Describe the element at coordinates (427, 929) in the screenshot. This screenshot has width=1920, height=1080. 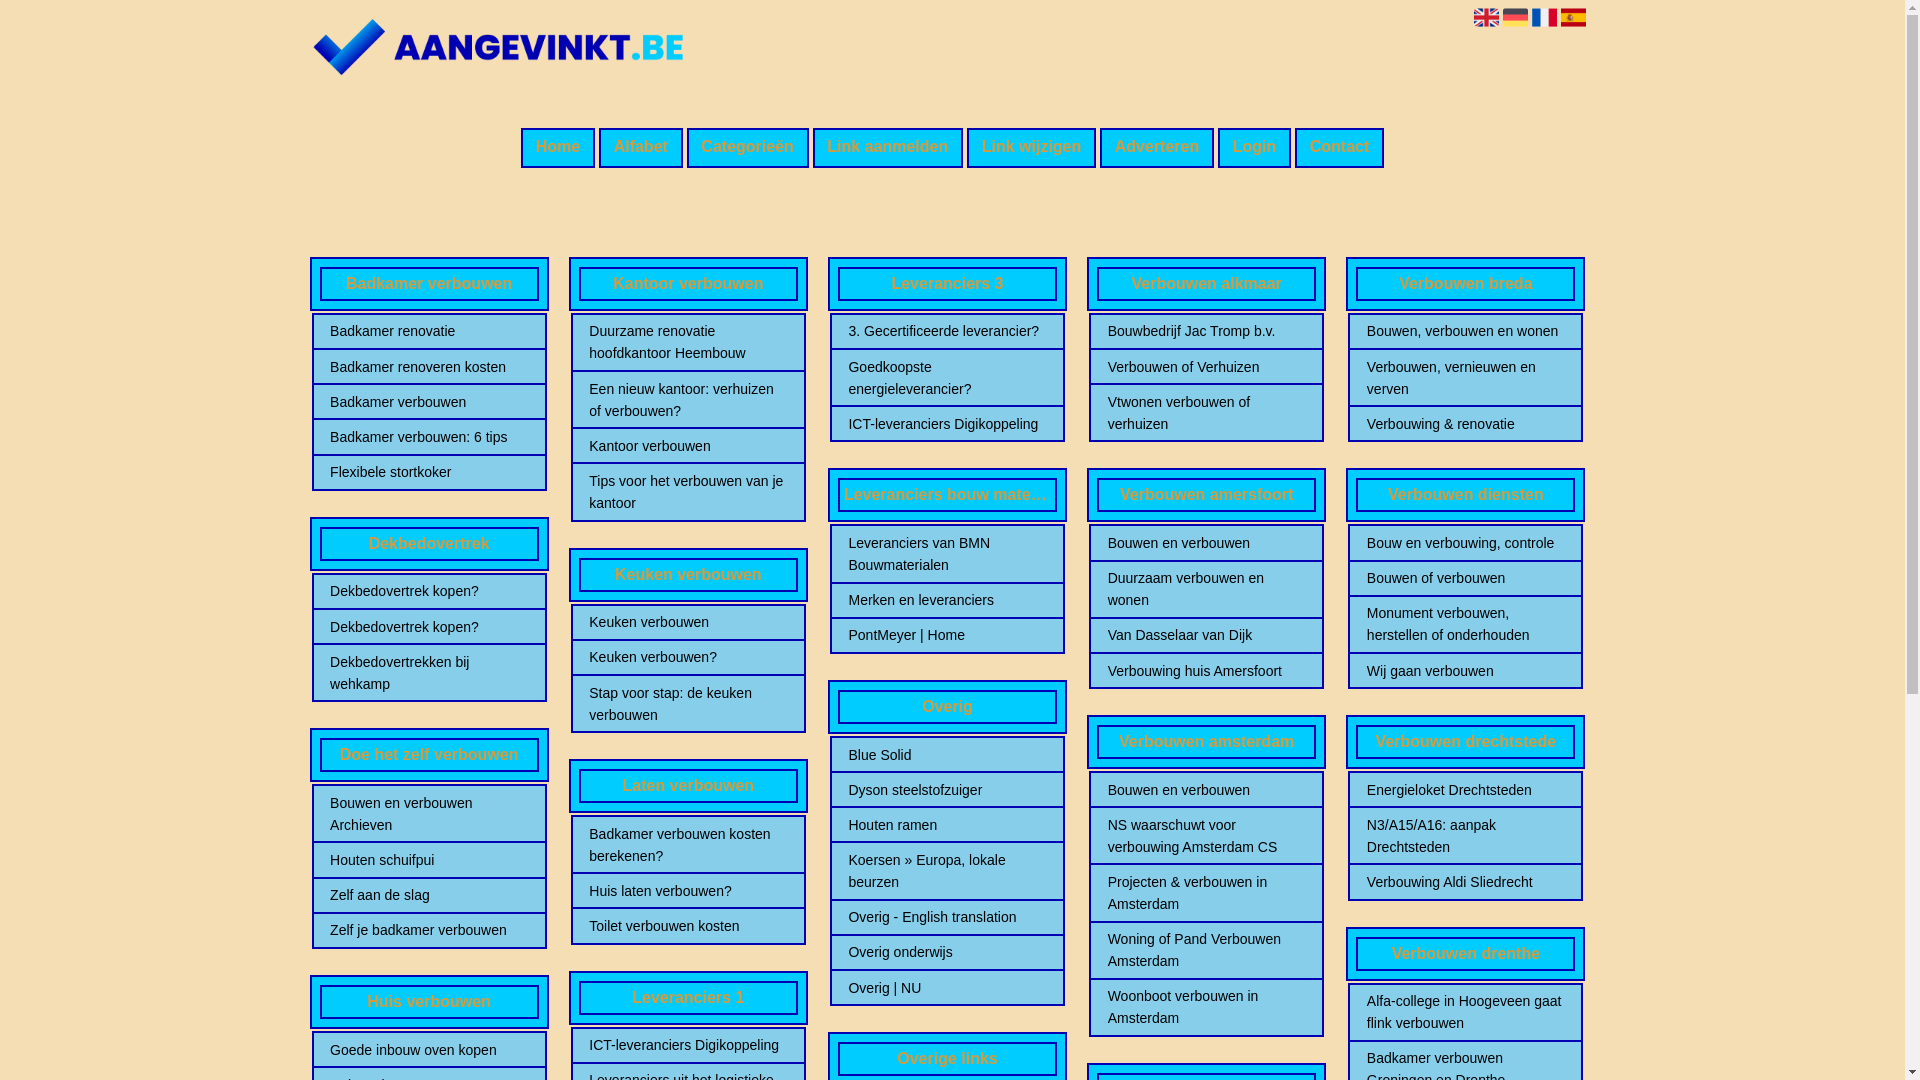
I see `'Zelf je badkamer verbouwen'` at that location.